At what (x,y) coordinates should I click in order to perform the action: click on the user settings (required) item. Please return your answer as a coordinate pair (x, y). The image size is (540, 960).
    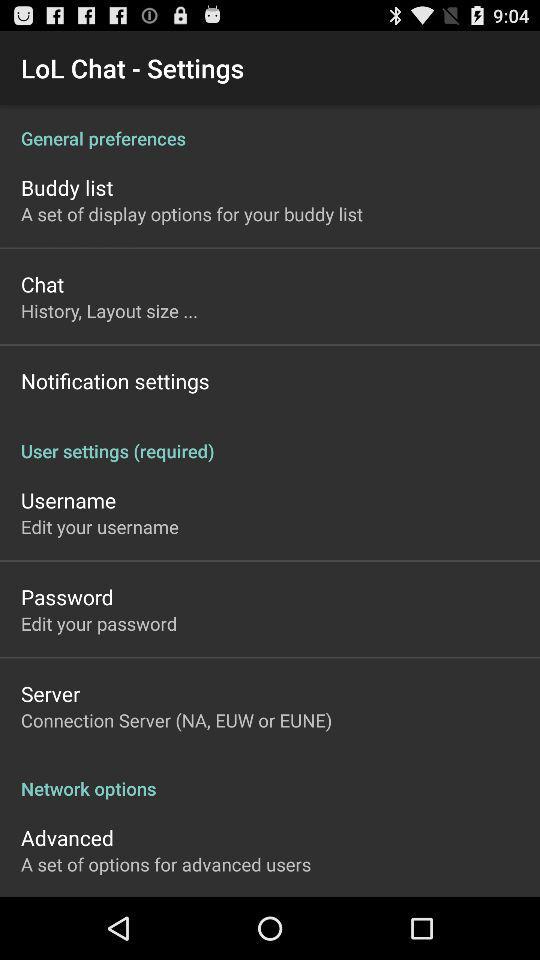
    Looking at the image, I should click on (270, 440).